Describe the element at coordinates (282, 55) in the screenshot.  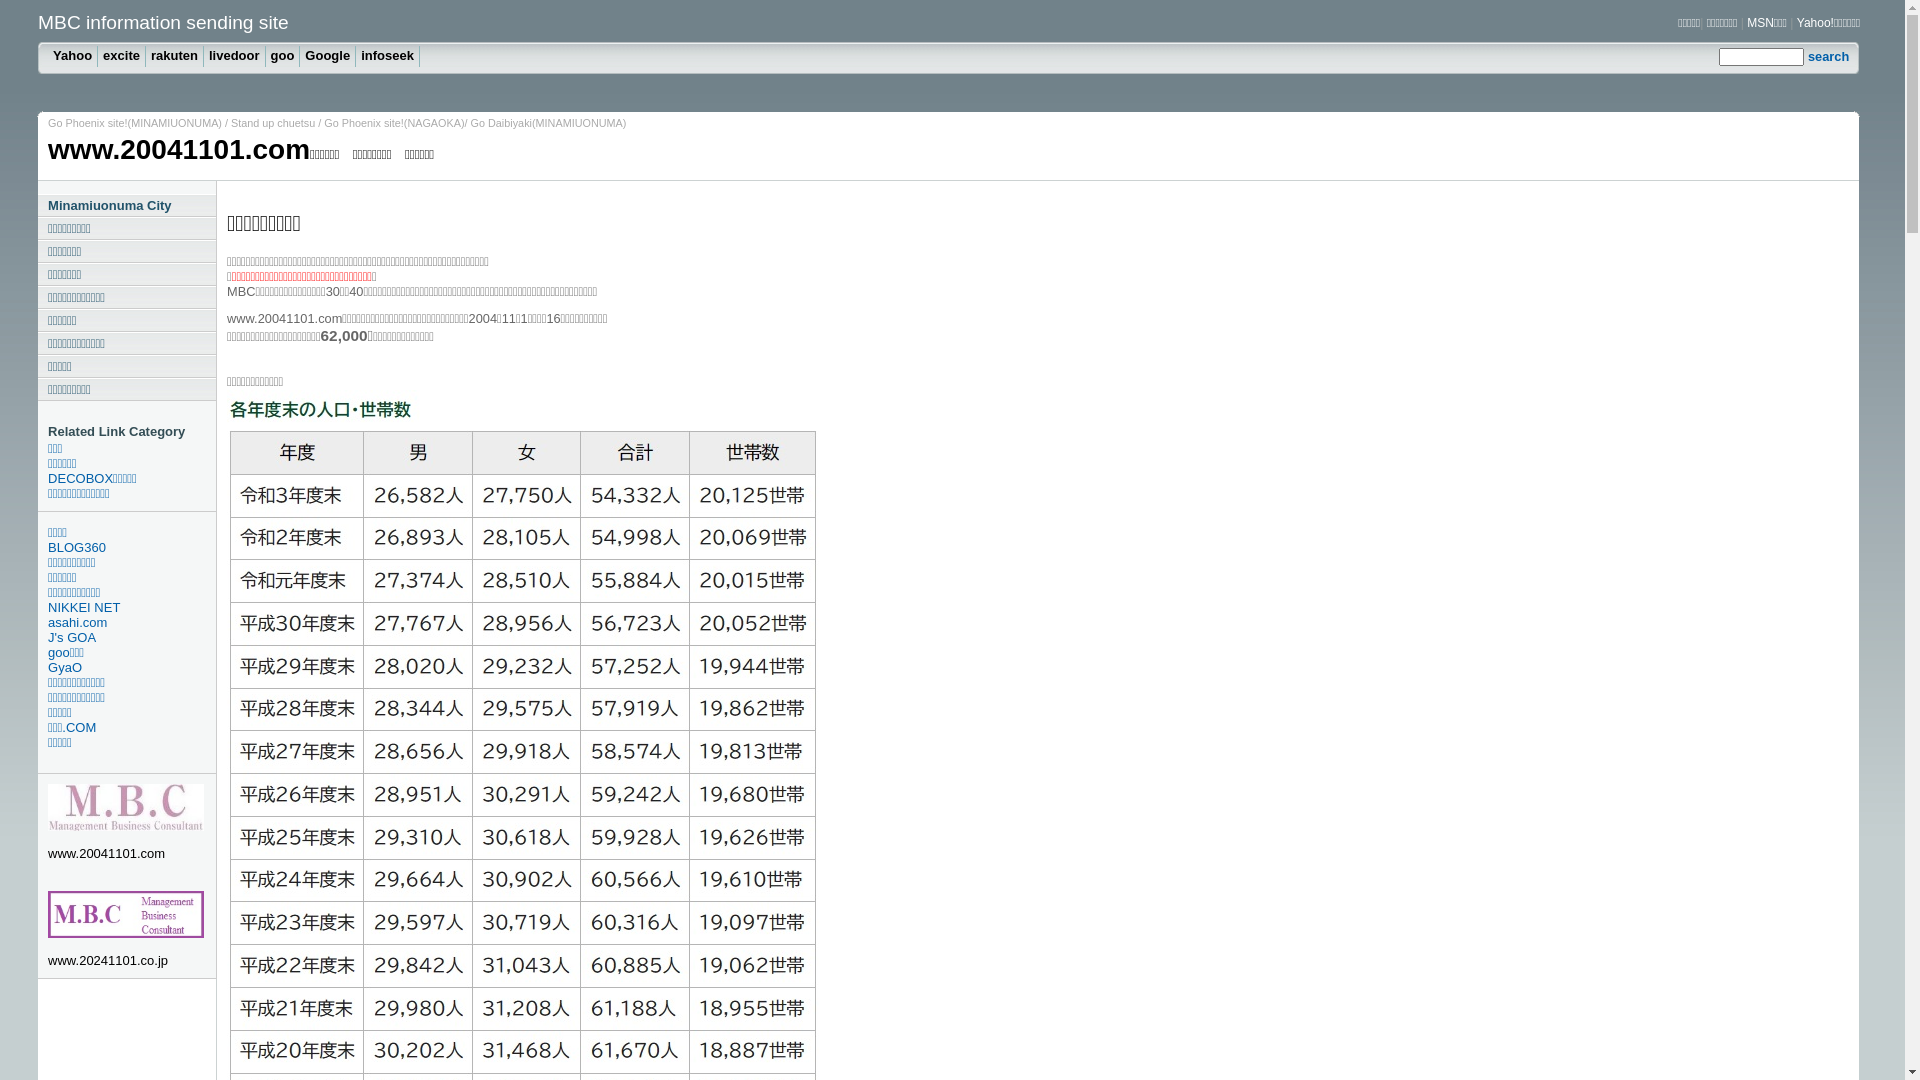
I see `'goo'` at that location.